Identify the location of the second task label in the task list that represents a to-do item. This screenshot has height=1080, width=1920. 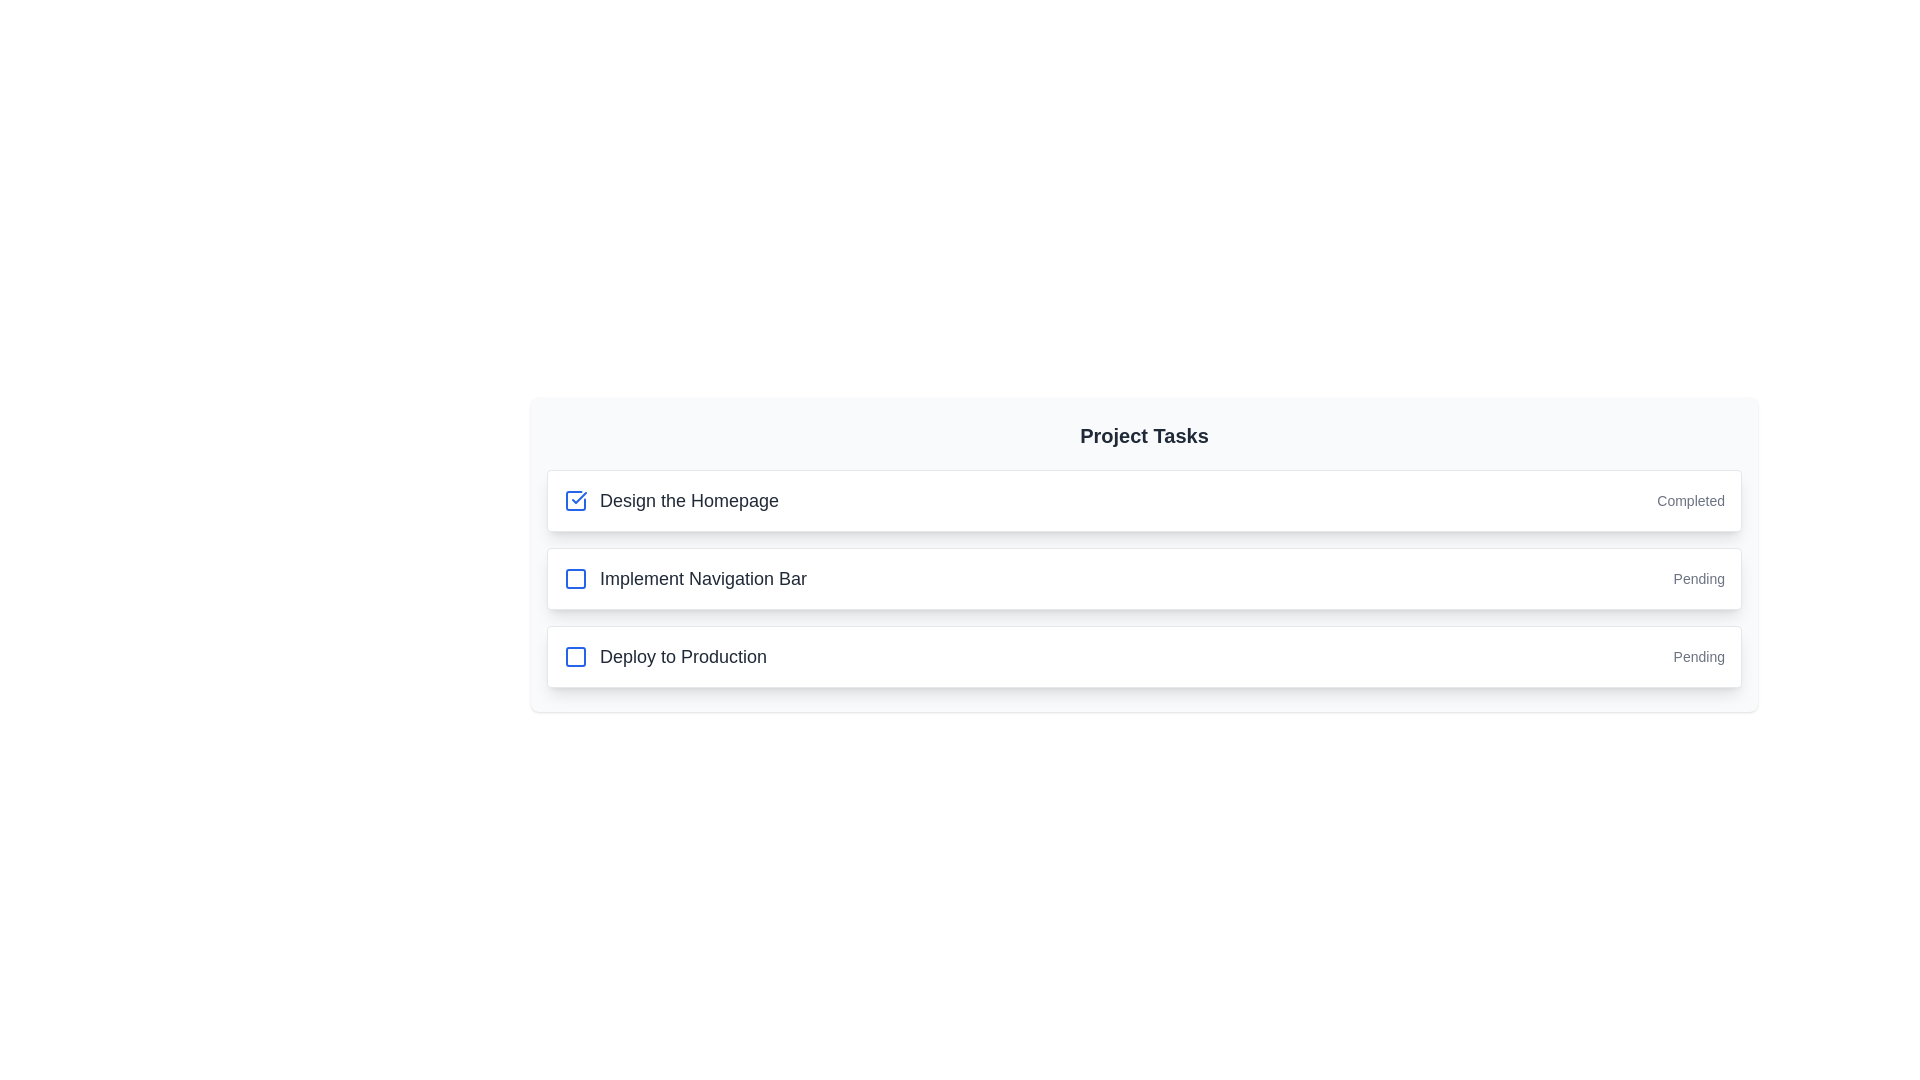
(685, 578).